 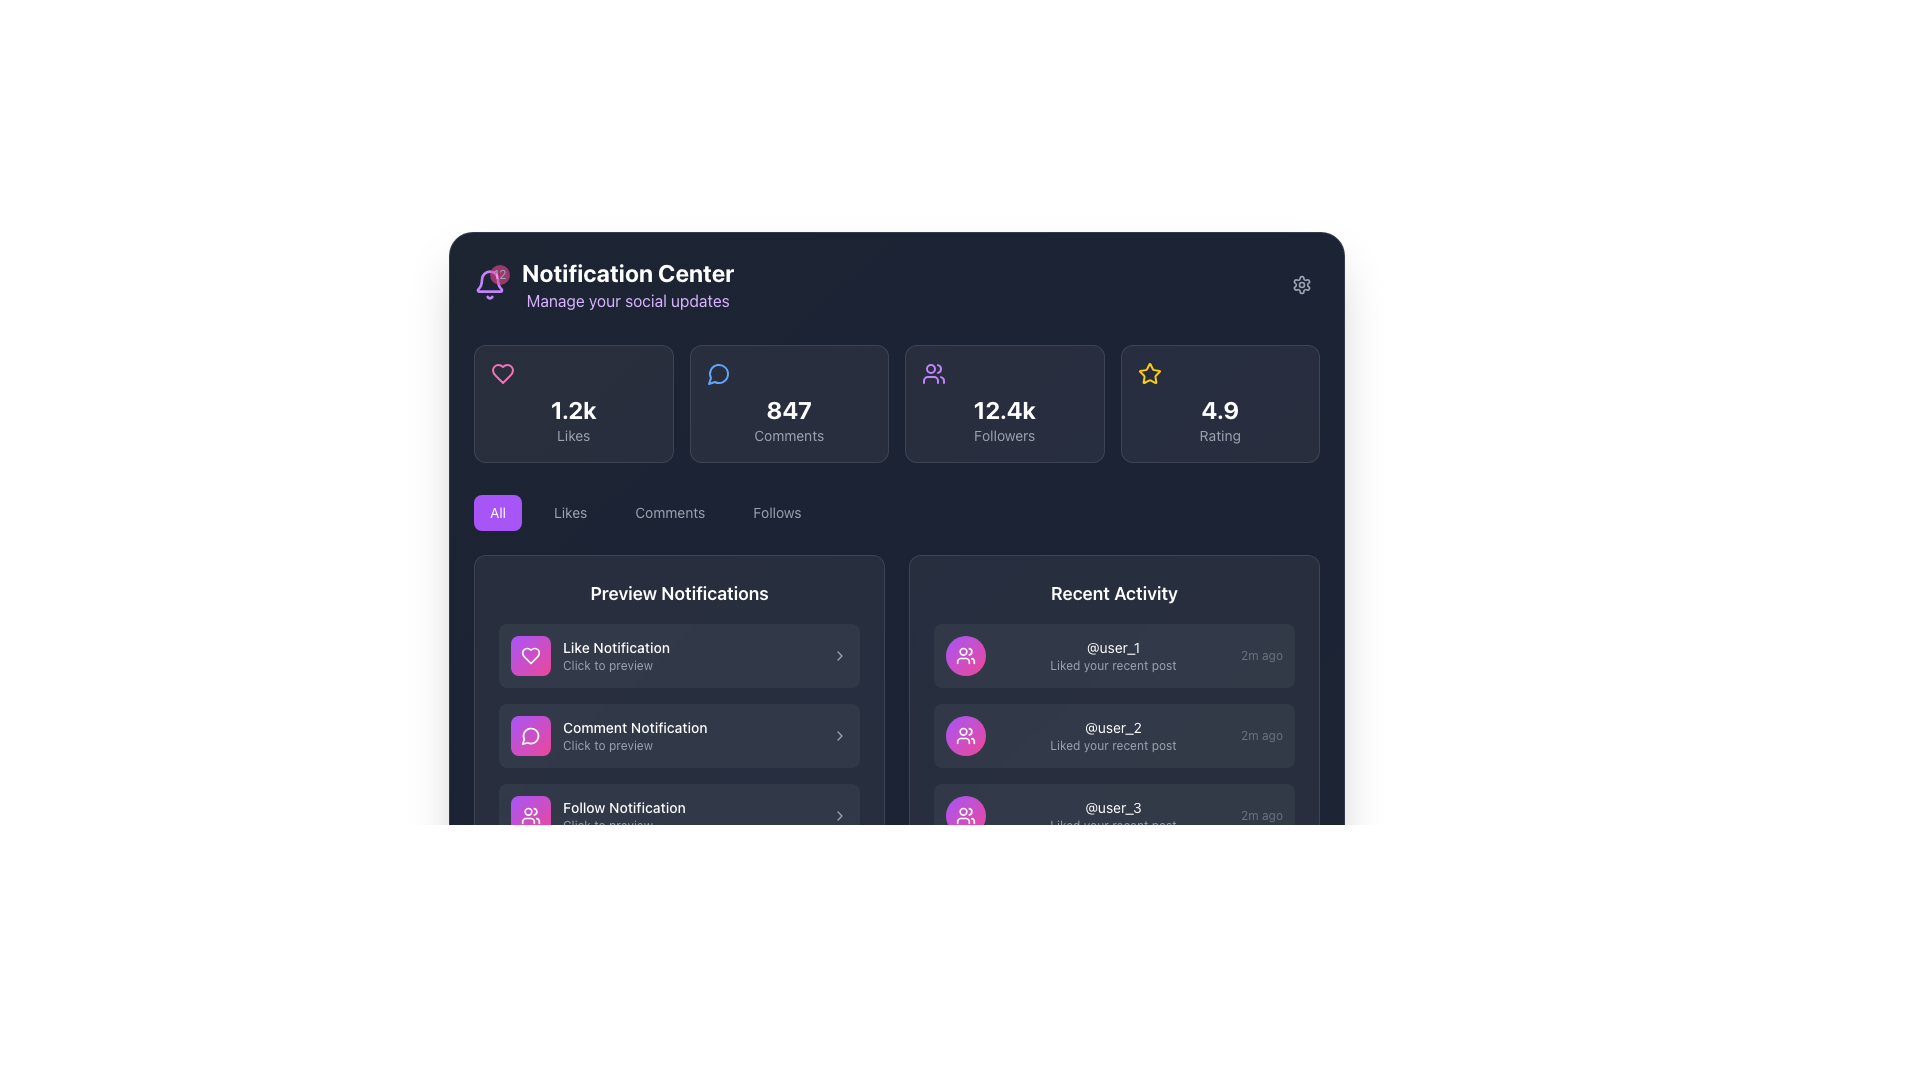 What do you see at coordinates (1112, 745) in the screenshot?
I see `the text label that reads 'Liked your recent post' in the Recent Activity section, located in the rightmost column, second entry in the list` at bounding box center [1112, 745].